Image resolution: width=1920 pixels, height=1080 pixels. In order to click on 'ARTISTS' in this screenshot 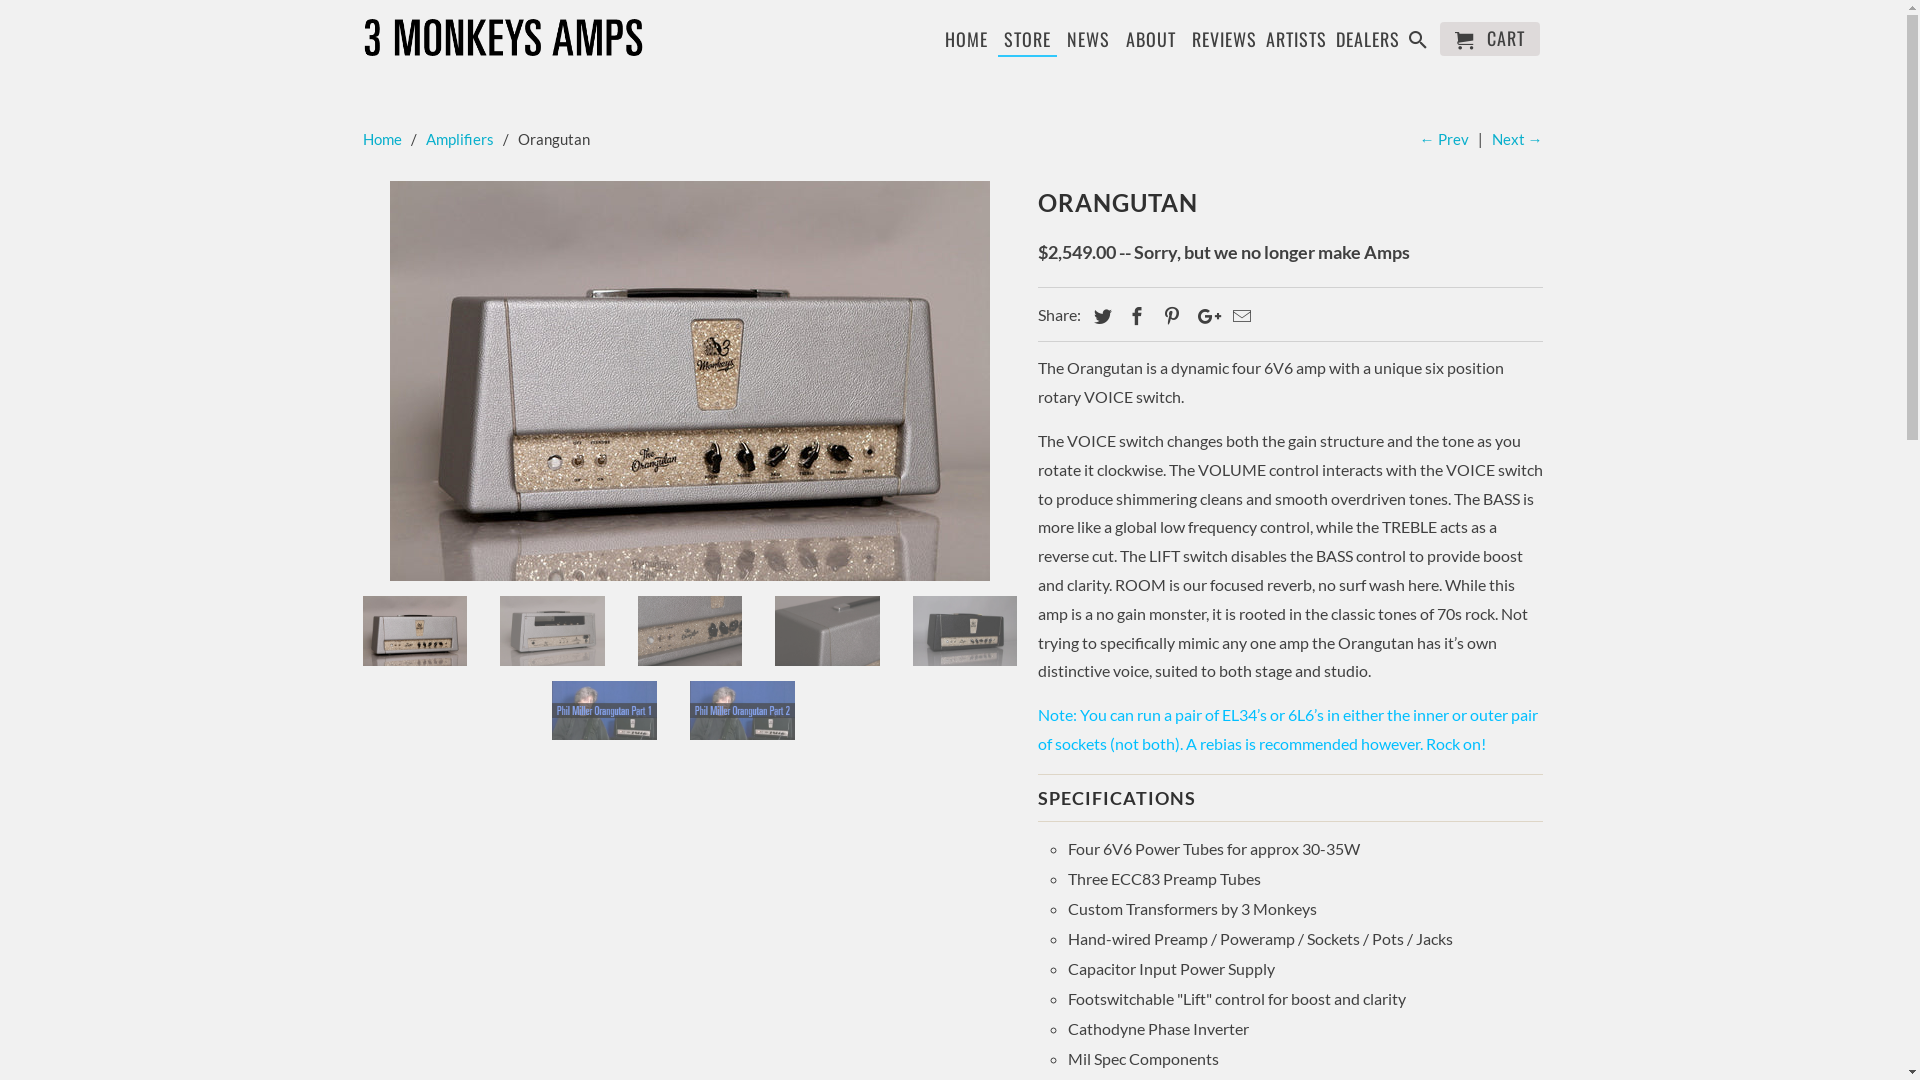, I will do `click(1296, 42)`.